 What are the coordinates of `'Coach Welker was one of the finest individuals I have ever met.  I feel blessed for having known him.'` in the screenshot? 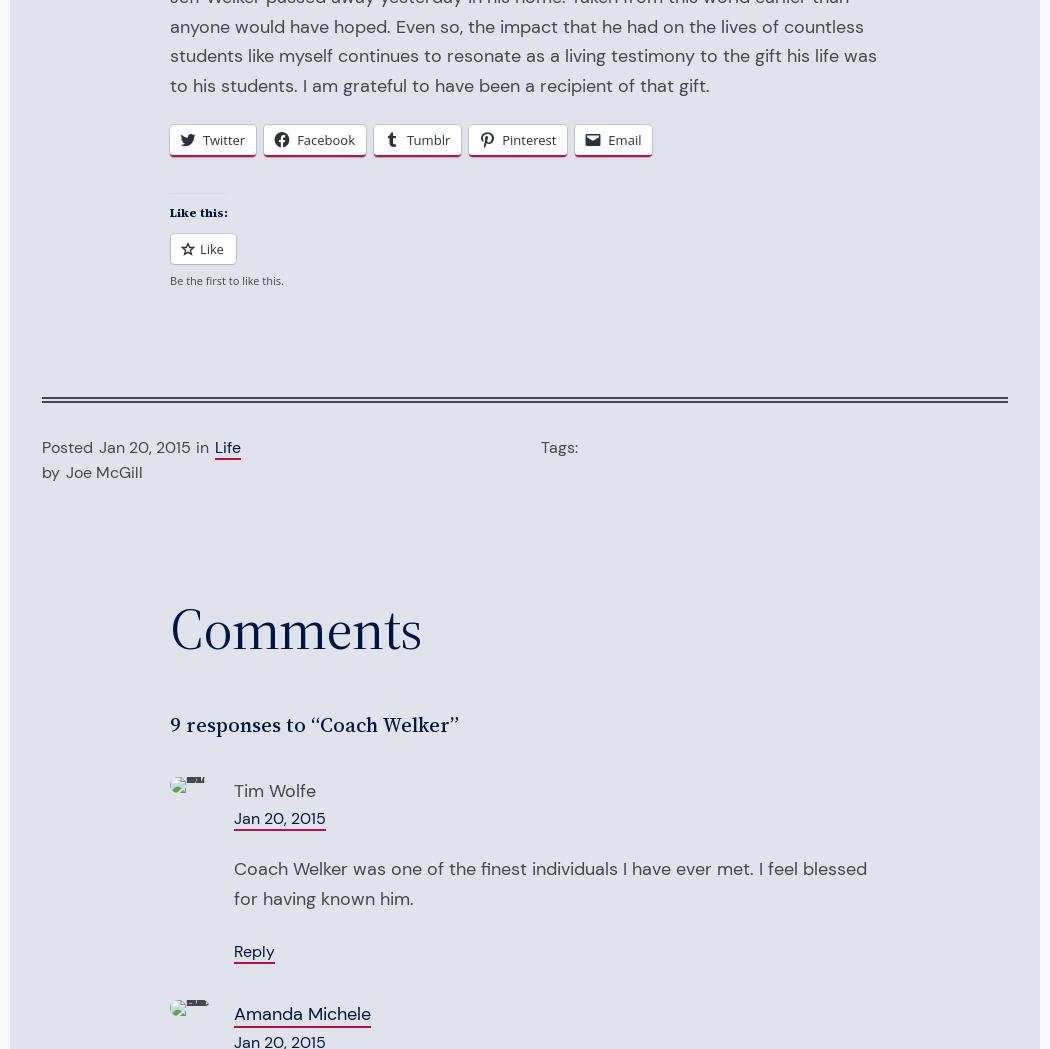 It's located at (550, 883).